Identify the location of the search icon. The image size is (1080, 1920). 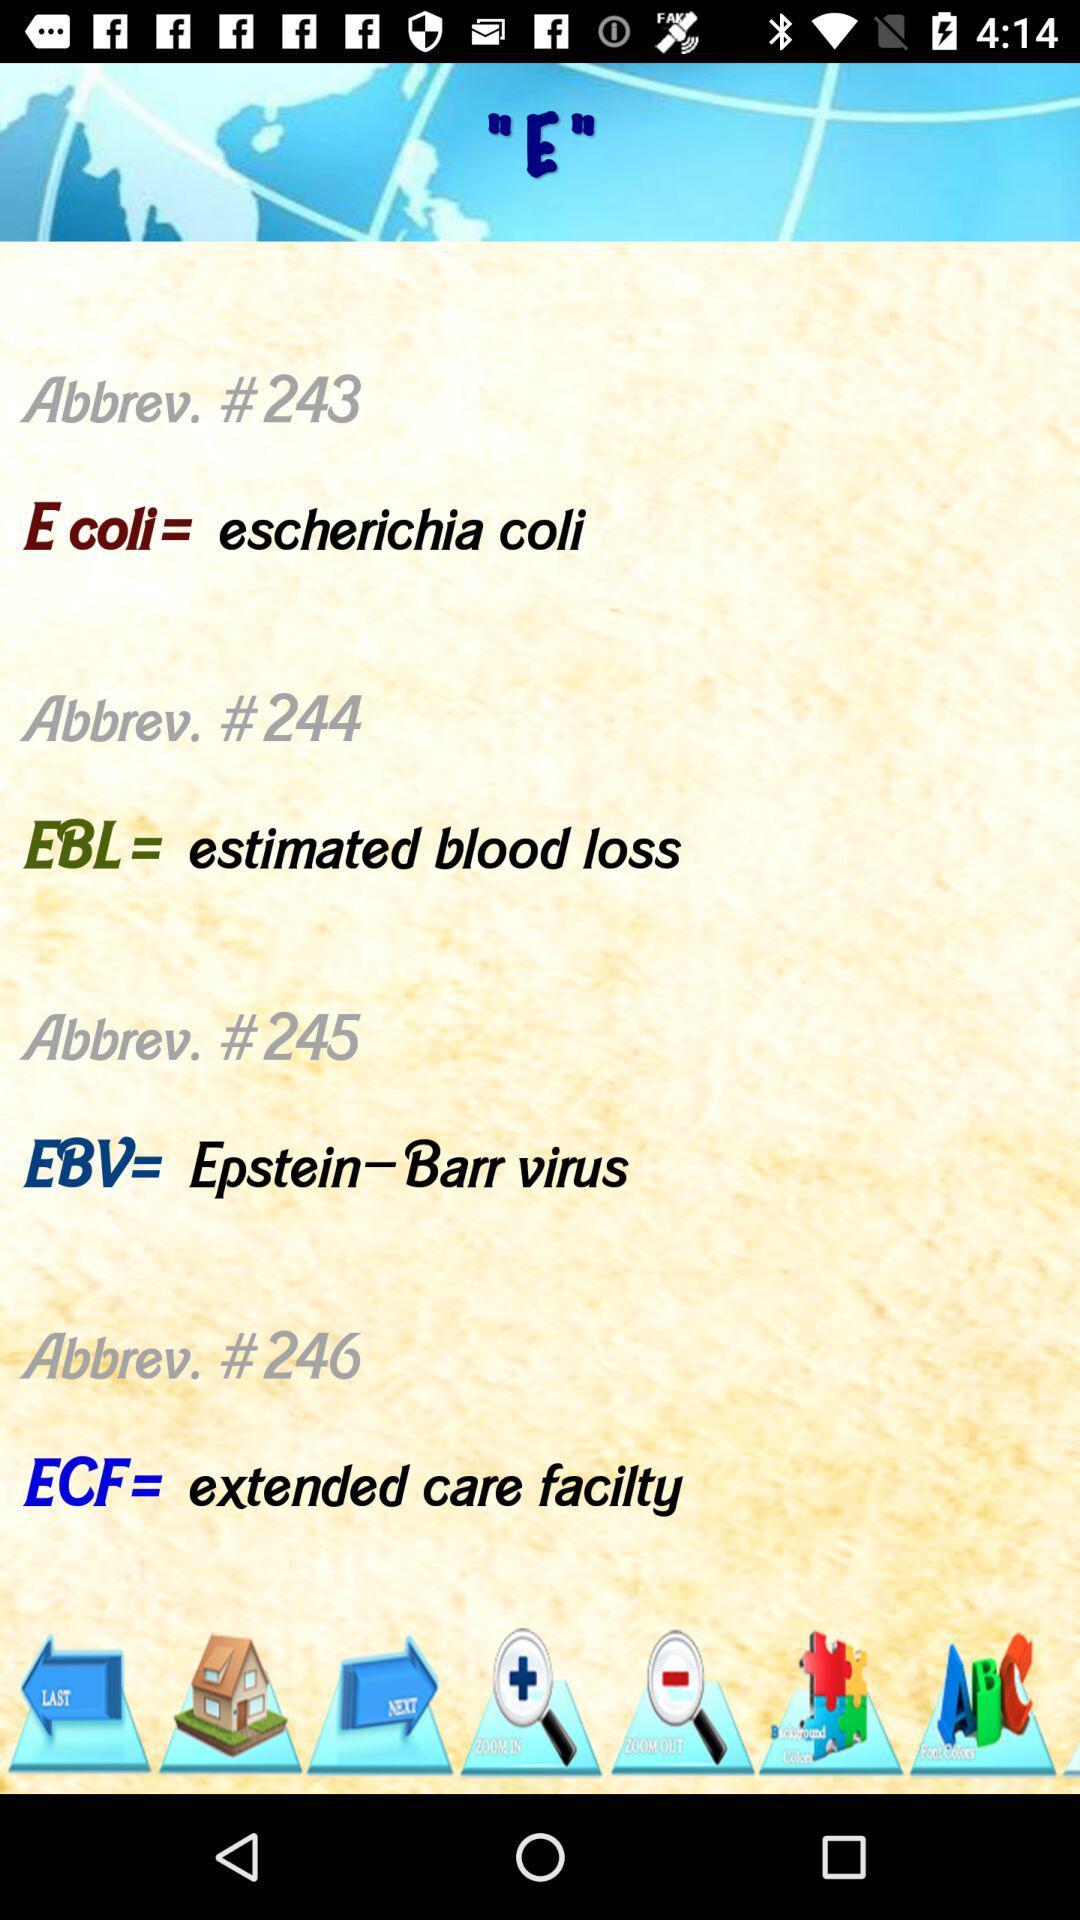
(529, 1702).